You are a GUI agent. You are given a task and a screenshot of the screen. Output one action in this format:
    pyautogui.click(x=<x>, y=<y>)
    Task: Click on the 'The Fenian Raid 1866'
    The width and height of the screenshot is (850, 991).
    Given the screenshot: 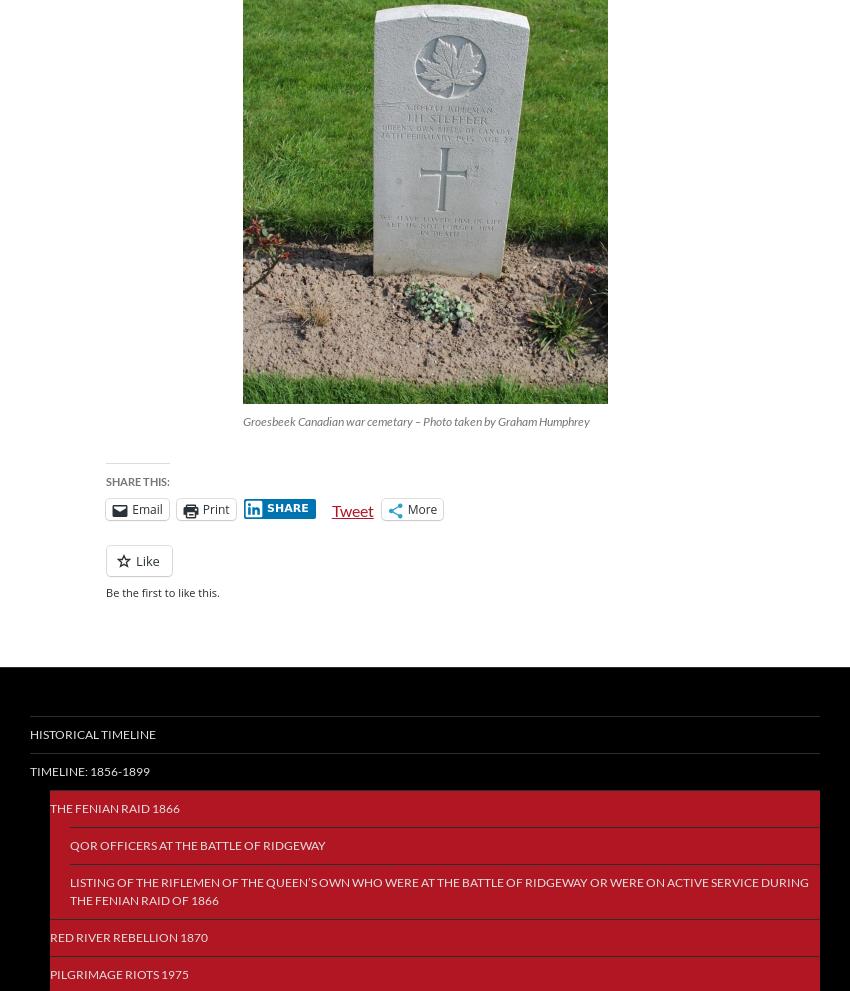 What is the action you would take?
    pyautogui.click(x=114, y=808)
    